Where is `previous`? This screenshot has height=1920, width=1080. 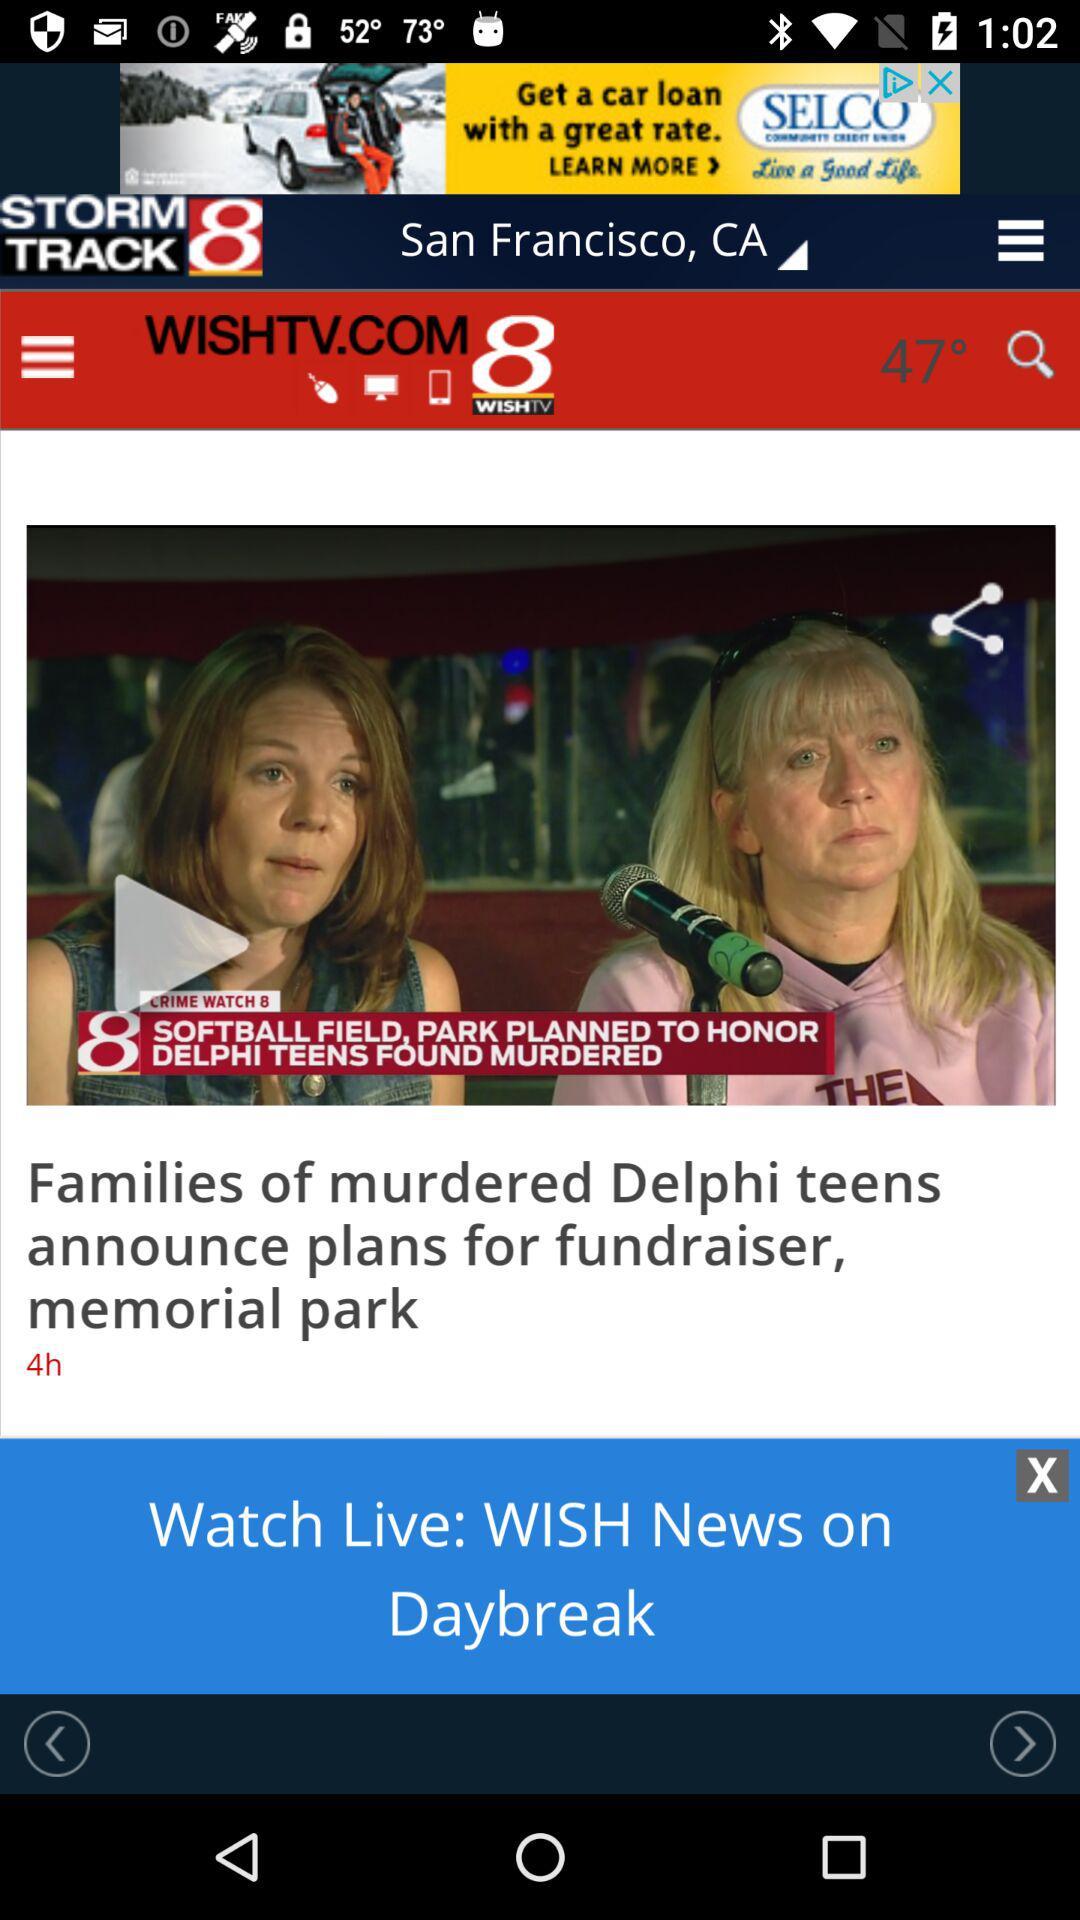 previous is located at coordinates (1022, 1742).